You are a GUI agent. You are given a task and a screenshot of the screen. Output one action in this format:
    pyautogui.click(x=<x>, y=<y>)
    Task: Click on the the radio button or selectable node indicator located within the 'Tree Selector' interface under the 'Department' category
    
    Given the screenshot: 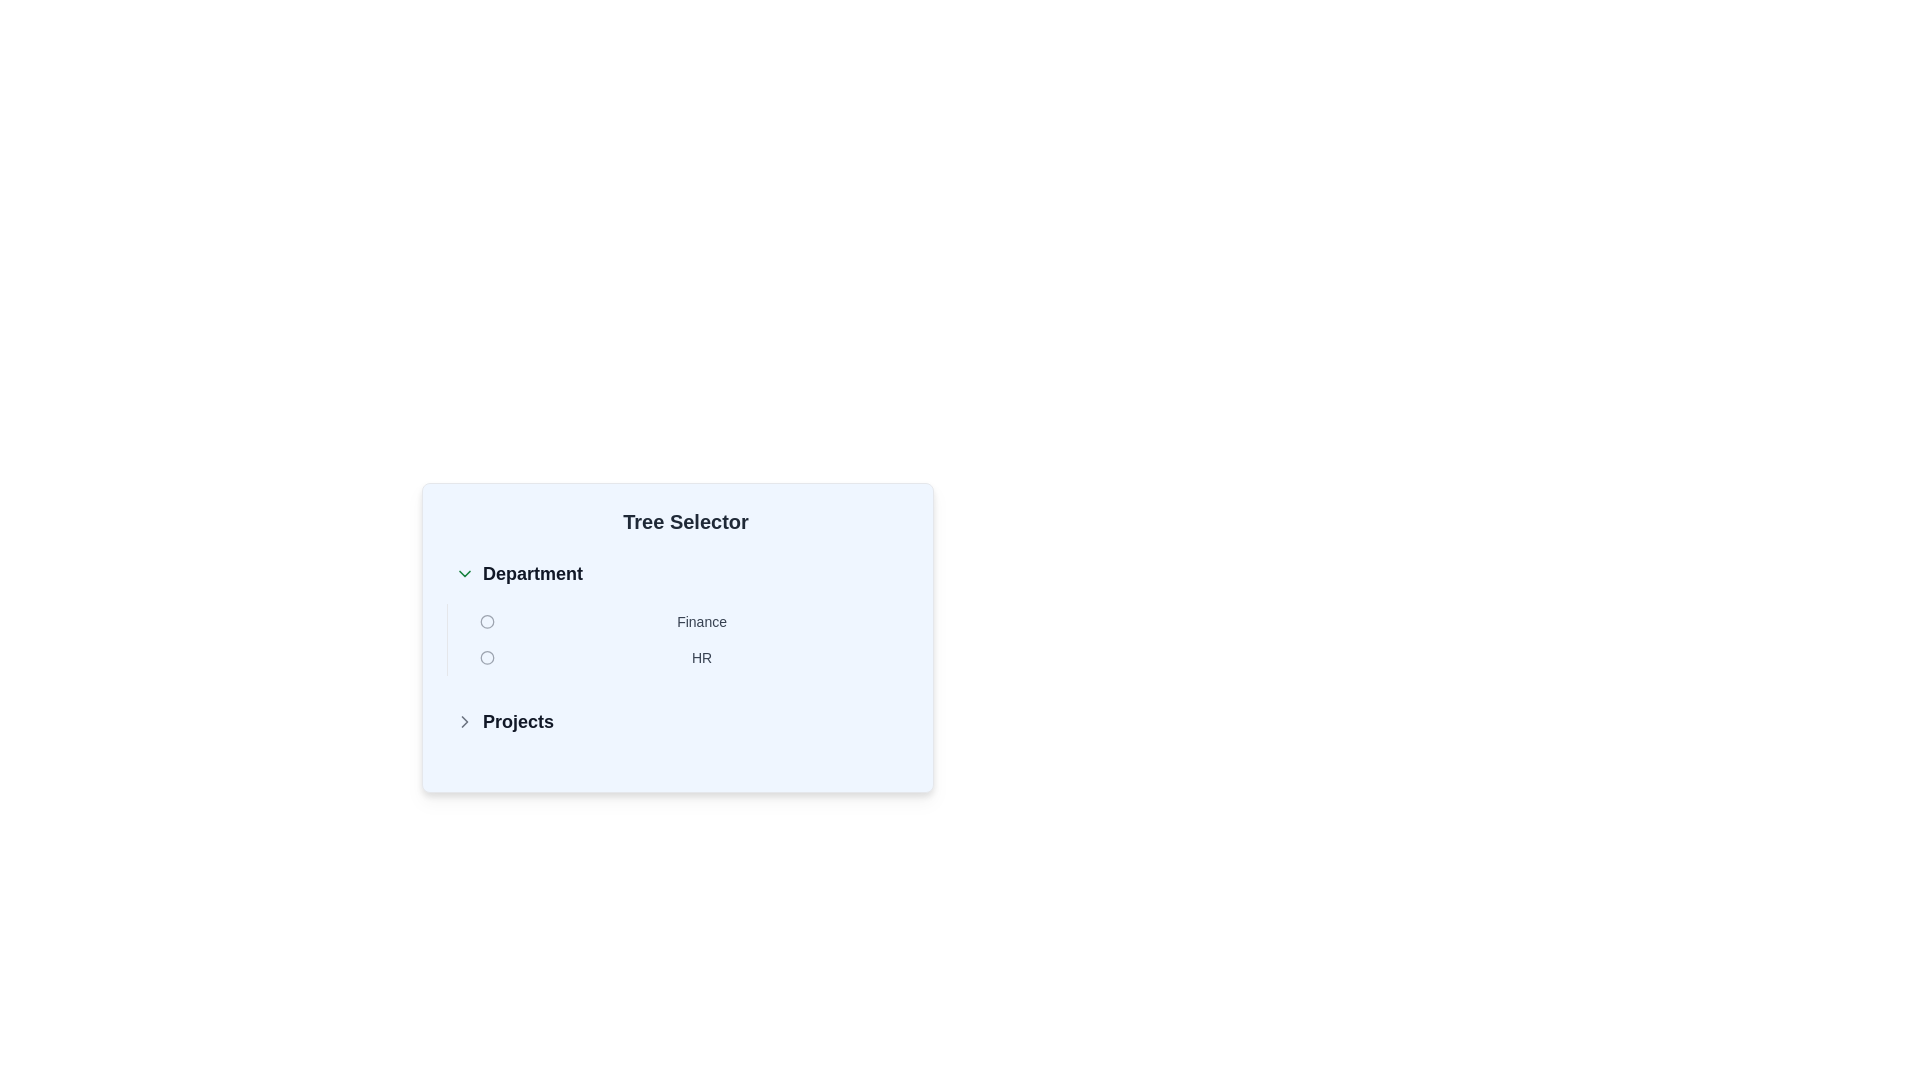 What is the action you would take?
    pyautogui.click(x=487, y=658)
    